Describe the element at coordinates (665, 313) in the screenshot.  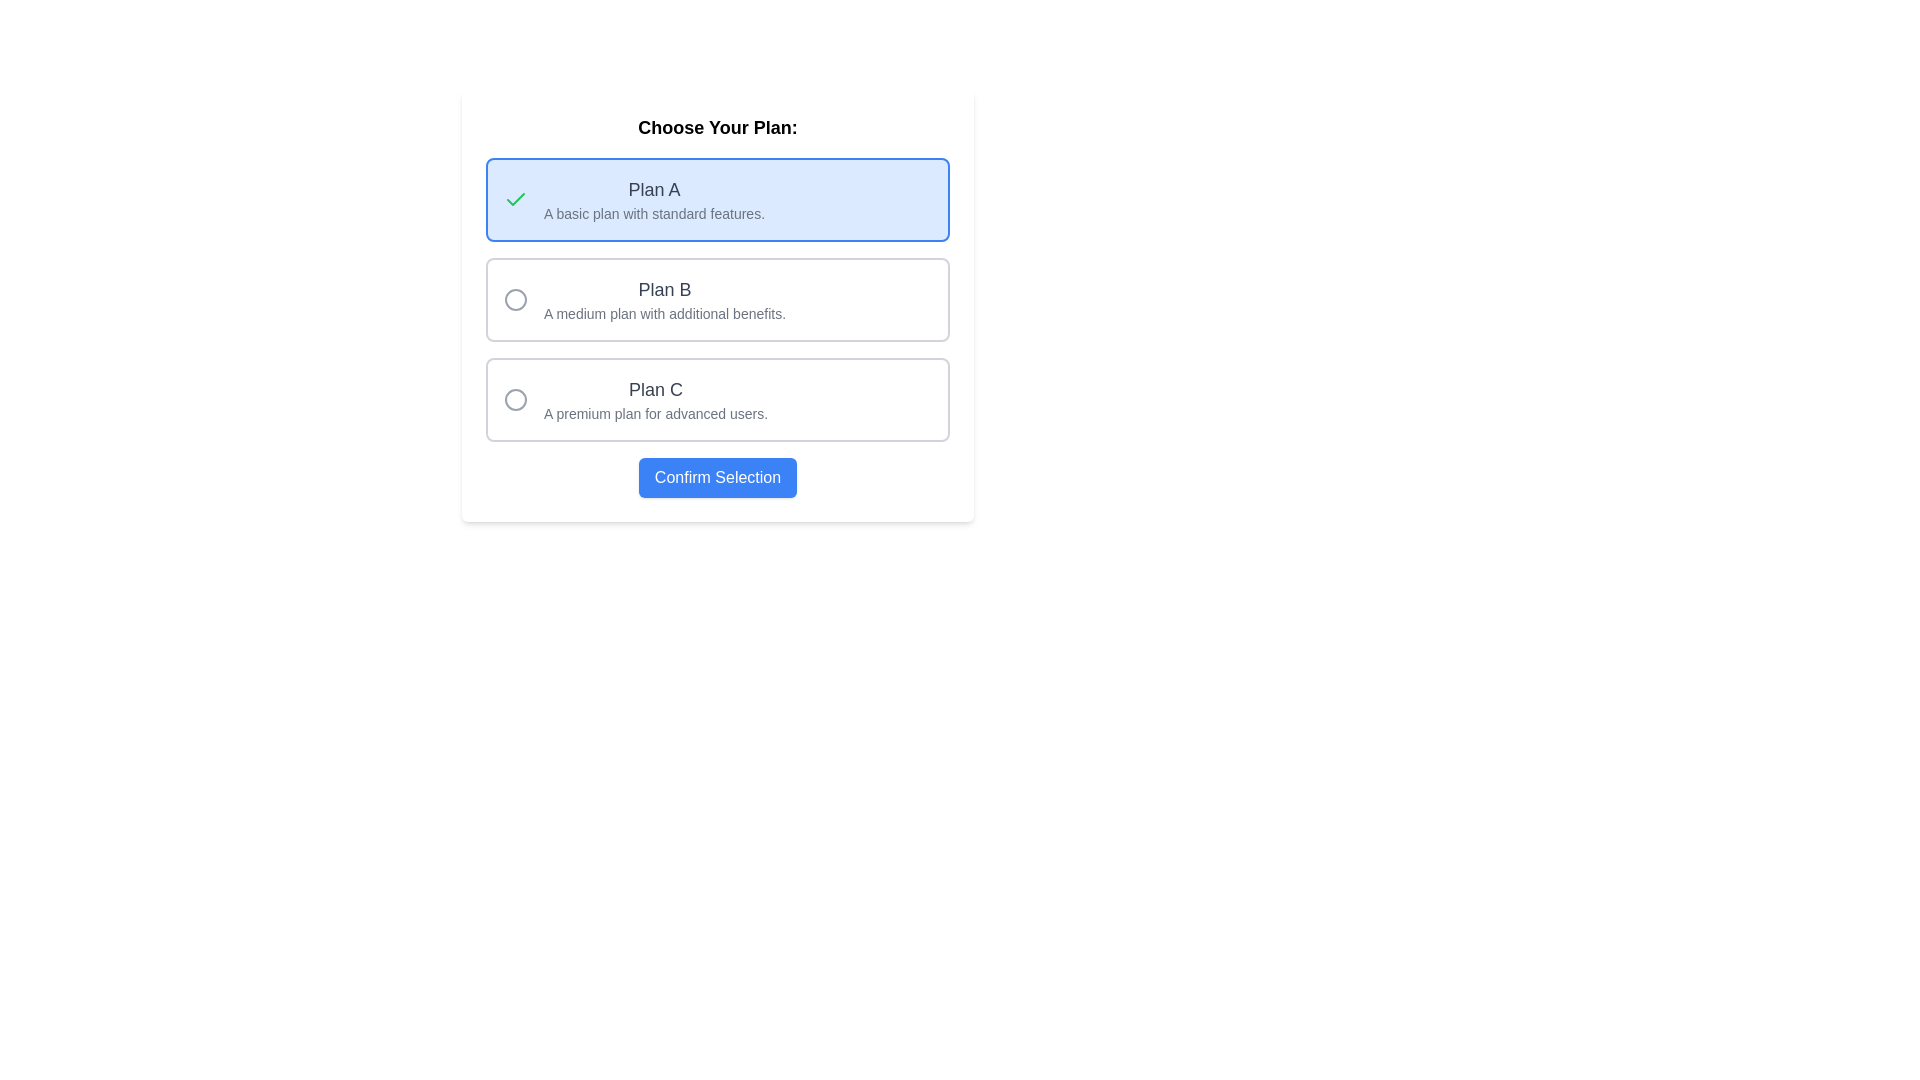
I see `the auxiliary descriptive text located under the 'Plan B' heading in the second option box of the plan choices` at that location.